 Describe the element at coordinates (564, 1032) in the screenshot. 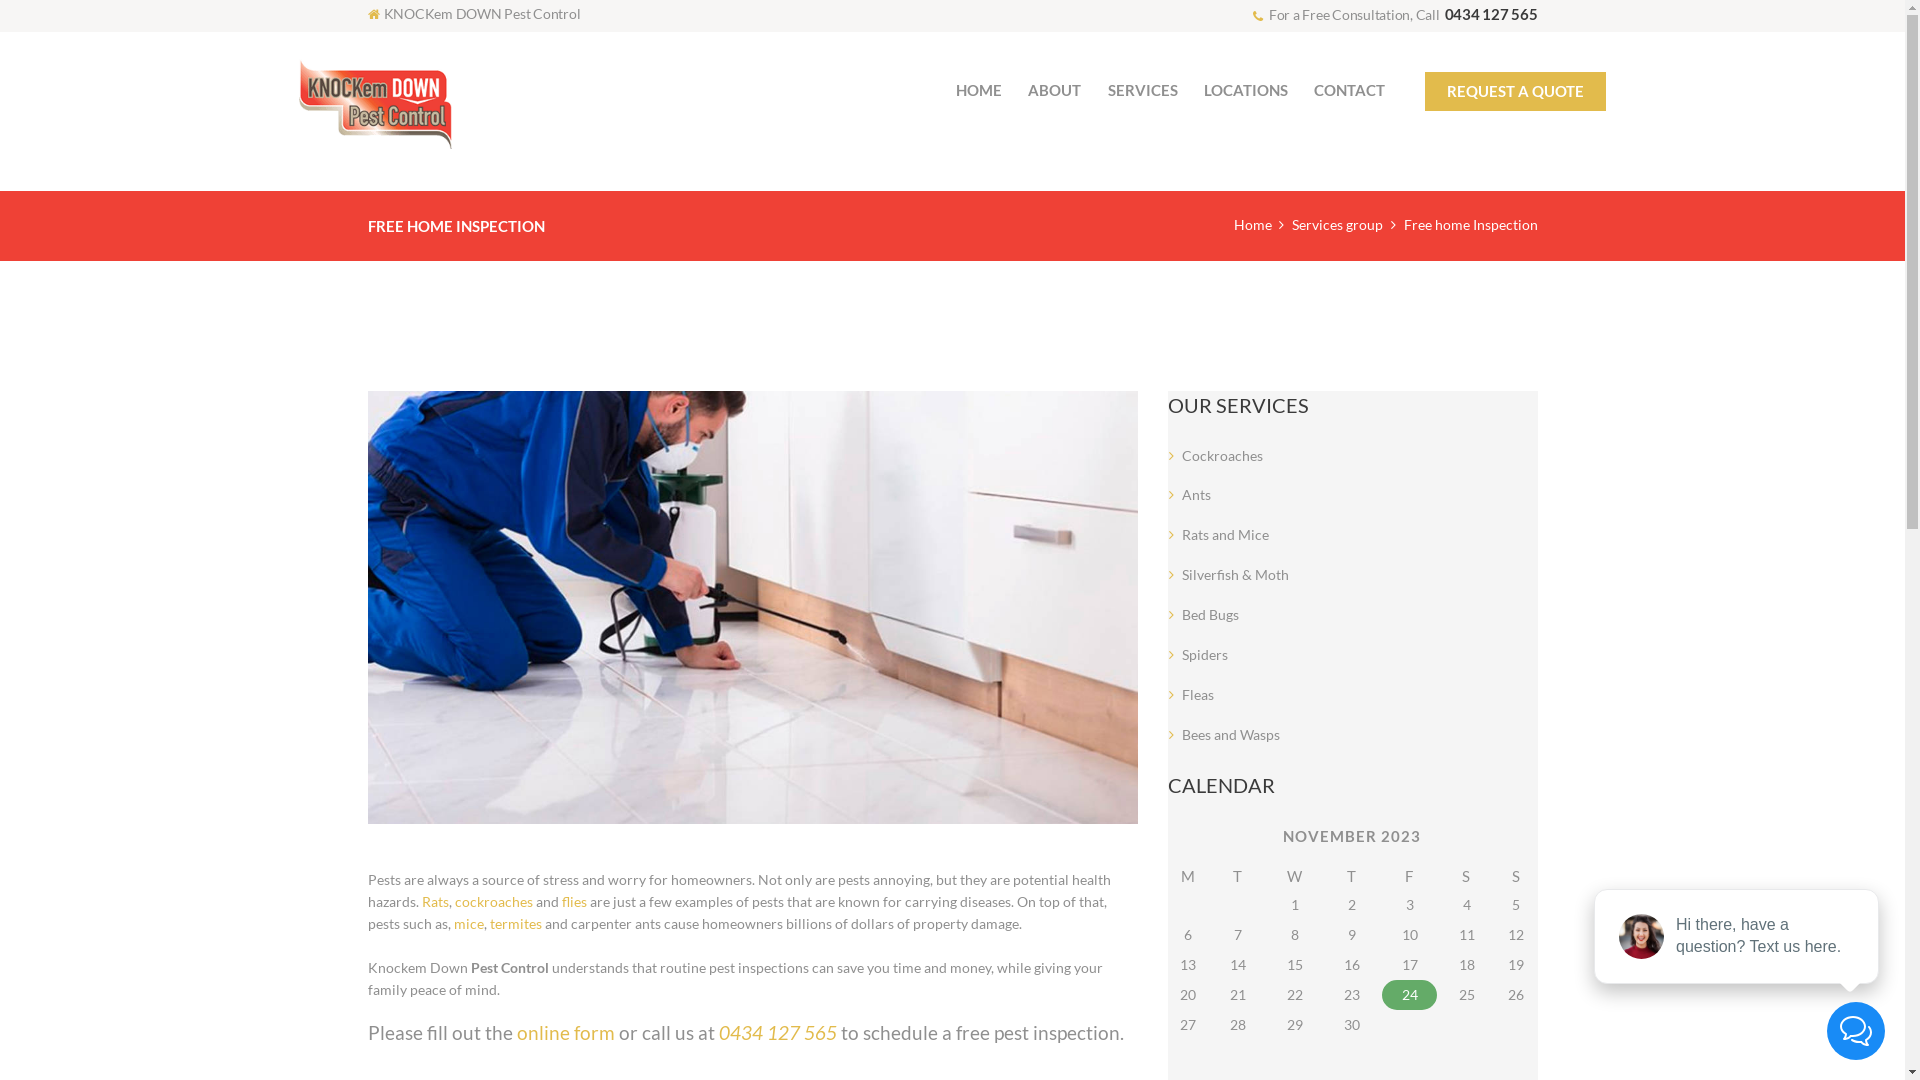

I see `'online form'` at that location.